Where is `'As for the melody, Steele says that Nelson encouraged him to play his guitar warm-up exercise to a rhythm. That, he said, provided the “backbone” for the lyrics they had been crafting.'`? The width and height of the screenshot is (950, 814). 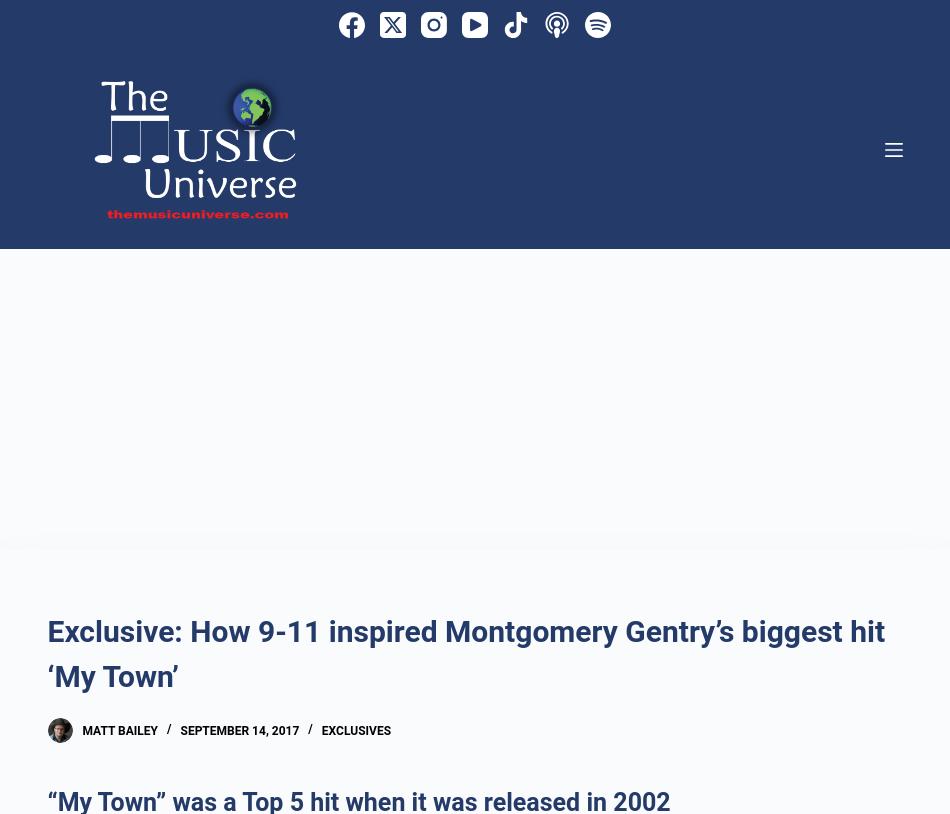
'As for the melody, Steele says that Nelson encouraged him to play his guitar warm-up exercise to a rhythm. That, he said, provided the “backbone” for the lyrics they had been crafting.' is located at coordinates (472, 31).